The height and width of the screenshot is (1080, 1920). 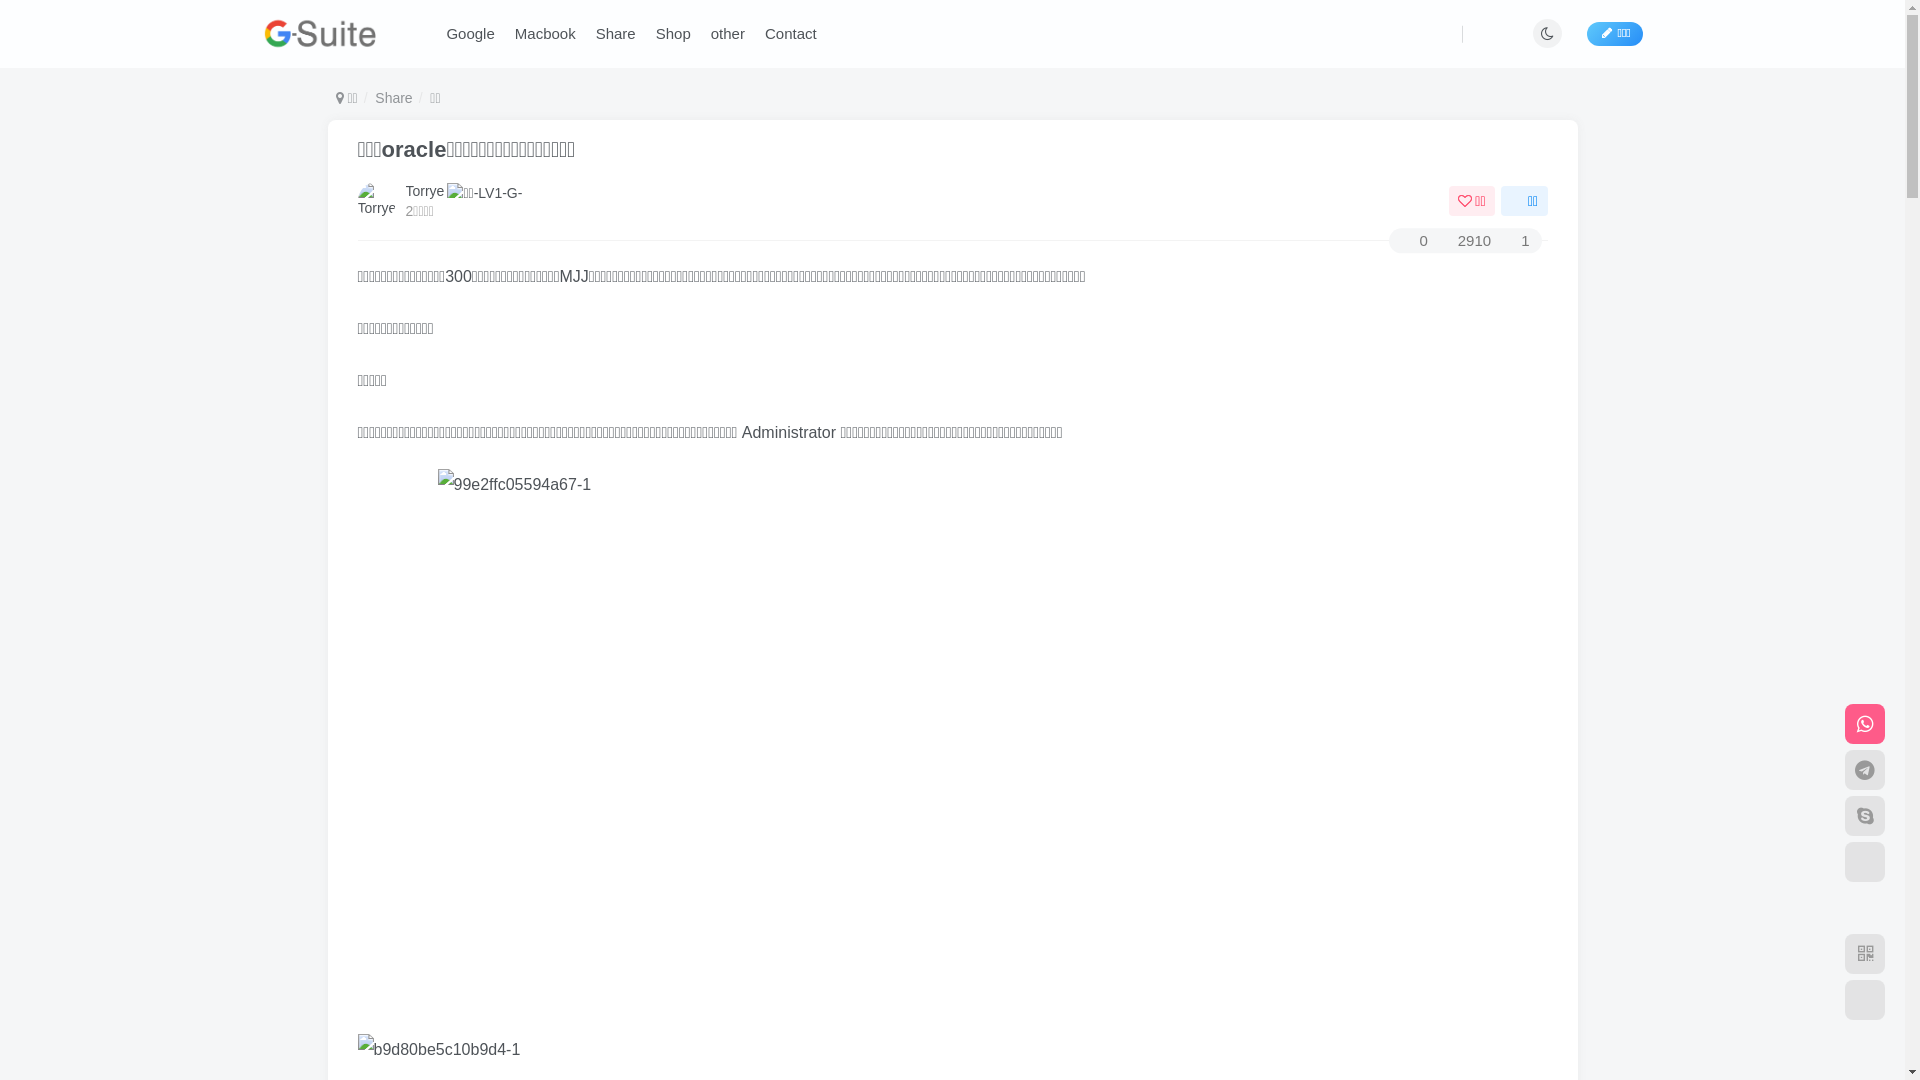 I want to click on 'Email', so click(x=1864, y=860).